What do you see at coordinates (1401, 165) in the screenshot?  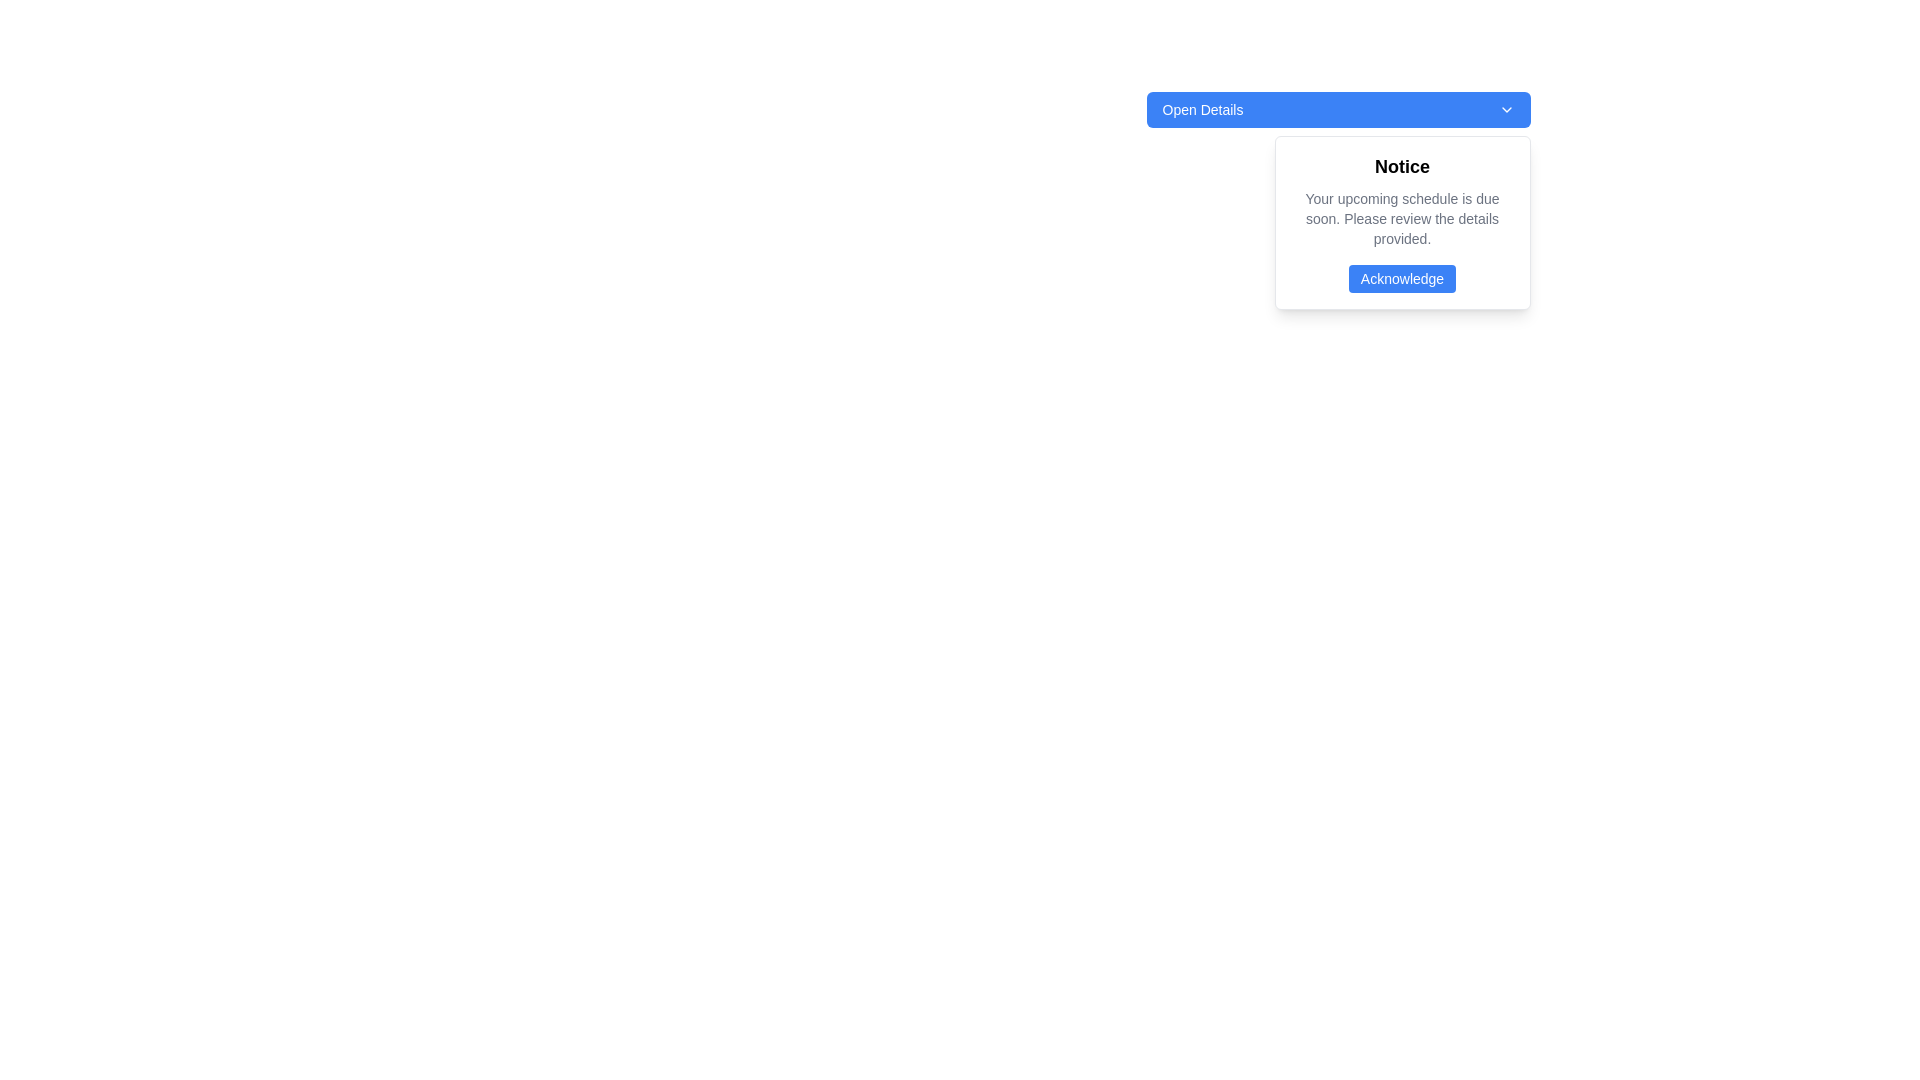 I see `the bold, large-font text label reading 'Notice' at the top of the card component` at bounding box center [1401, 165].